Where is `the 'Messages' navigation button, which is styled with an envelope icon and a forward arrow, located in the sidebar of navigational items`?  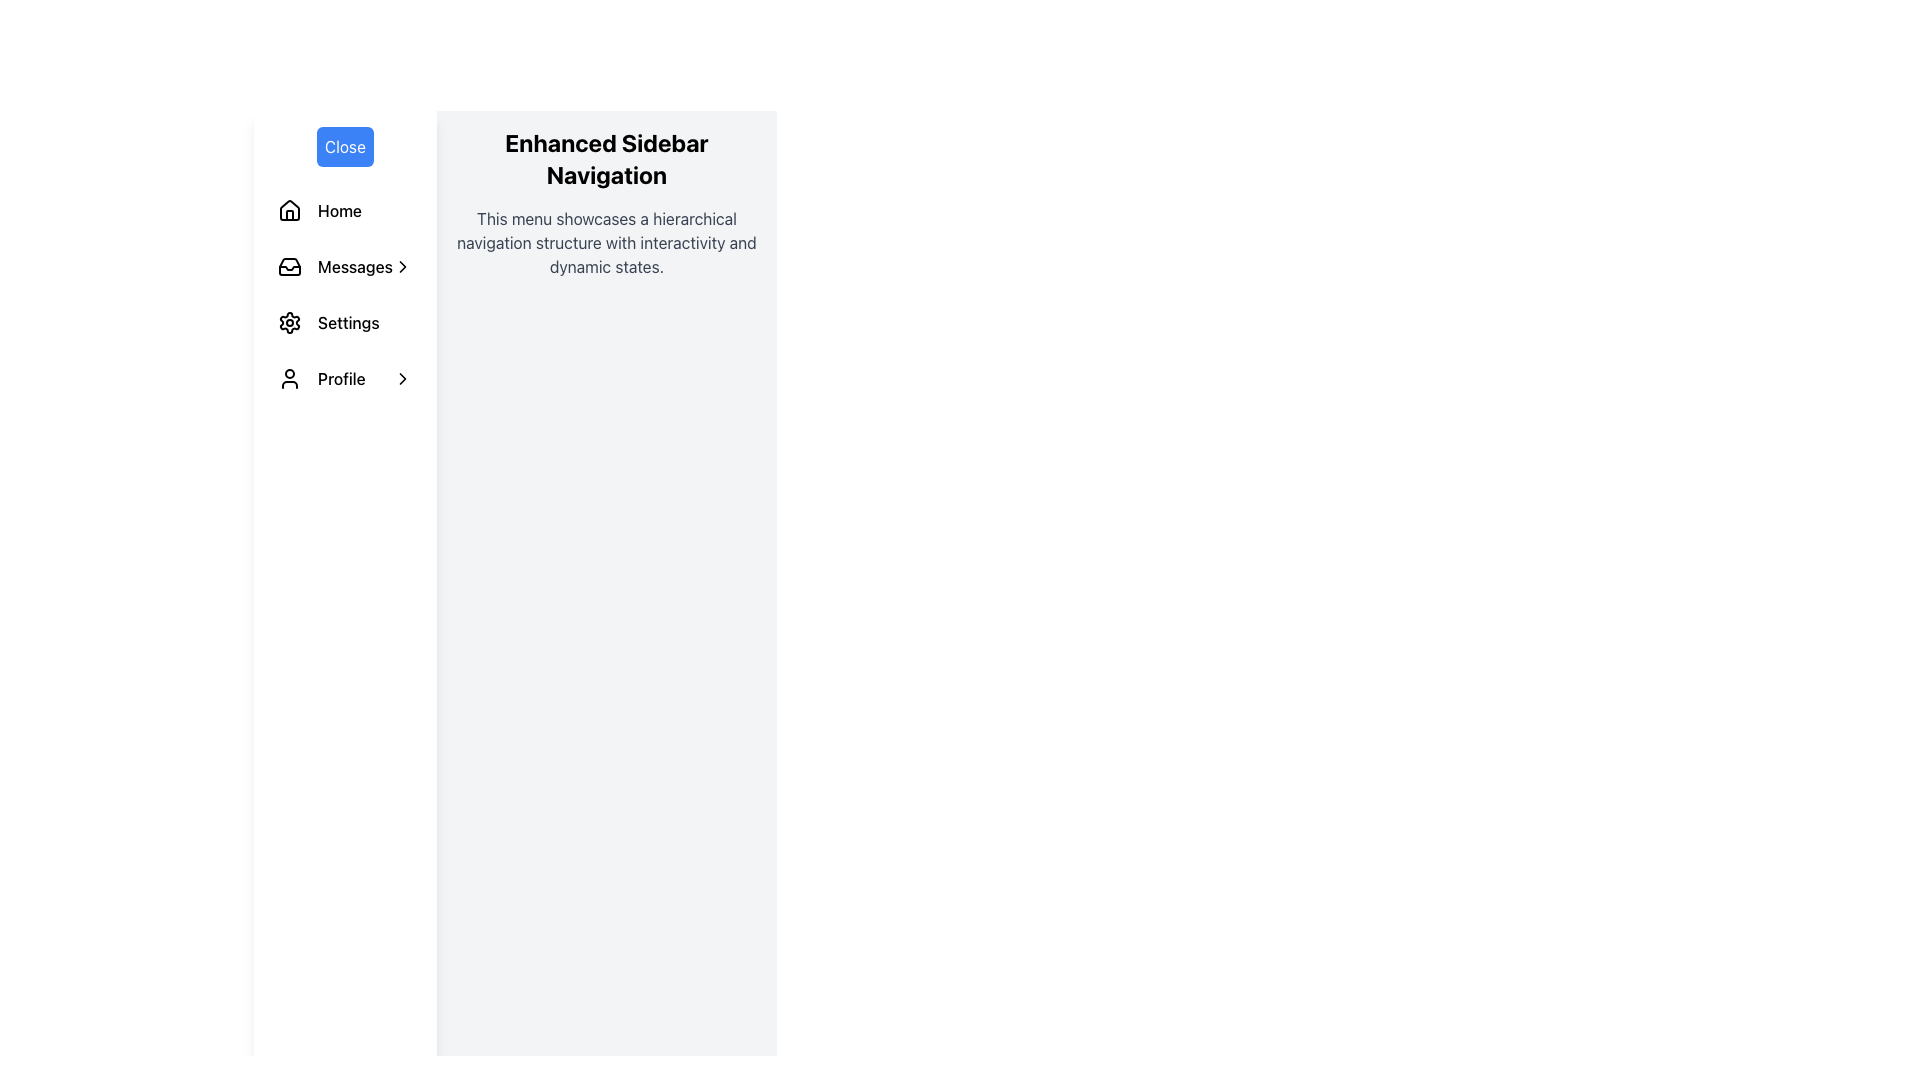
the 'Messages' navigation button, which is styled with an envelope icon and a forward arrow, located in the sidebar of navigational items is located at coordinates (345, 265).